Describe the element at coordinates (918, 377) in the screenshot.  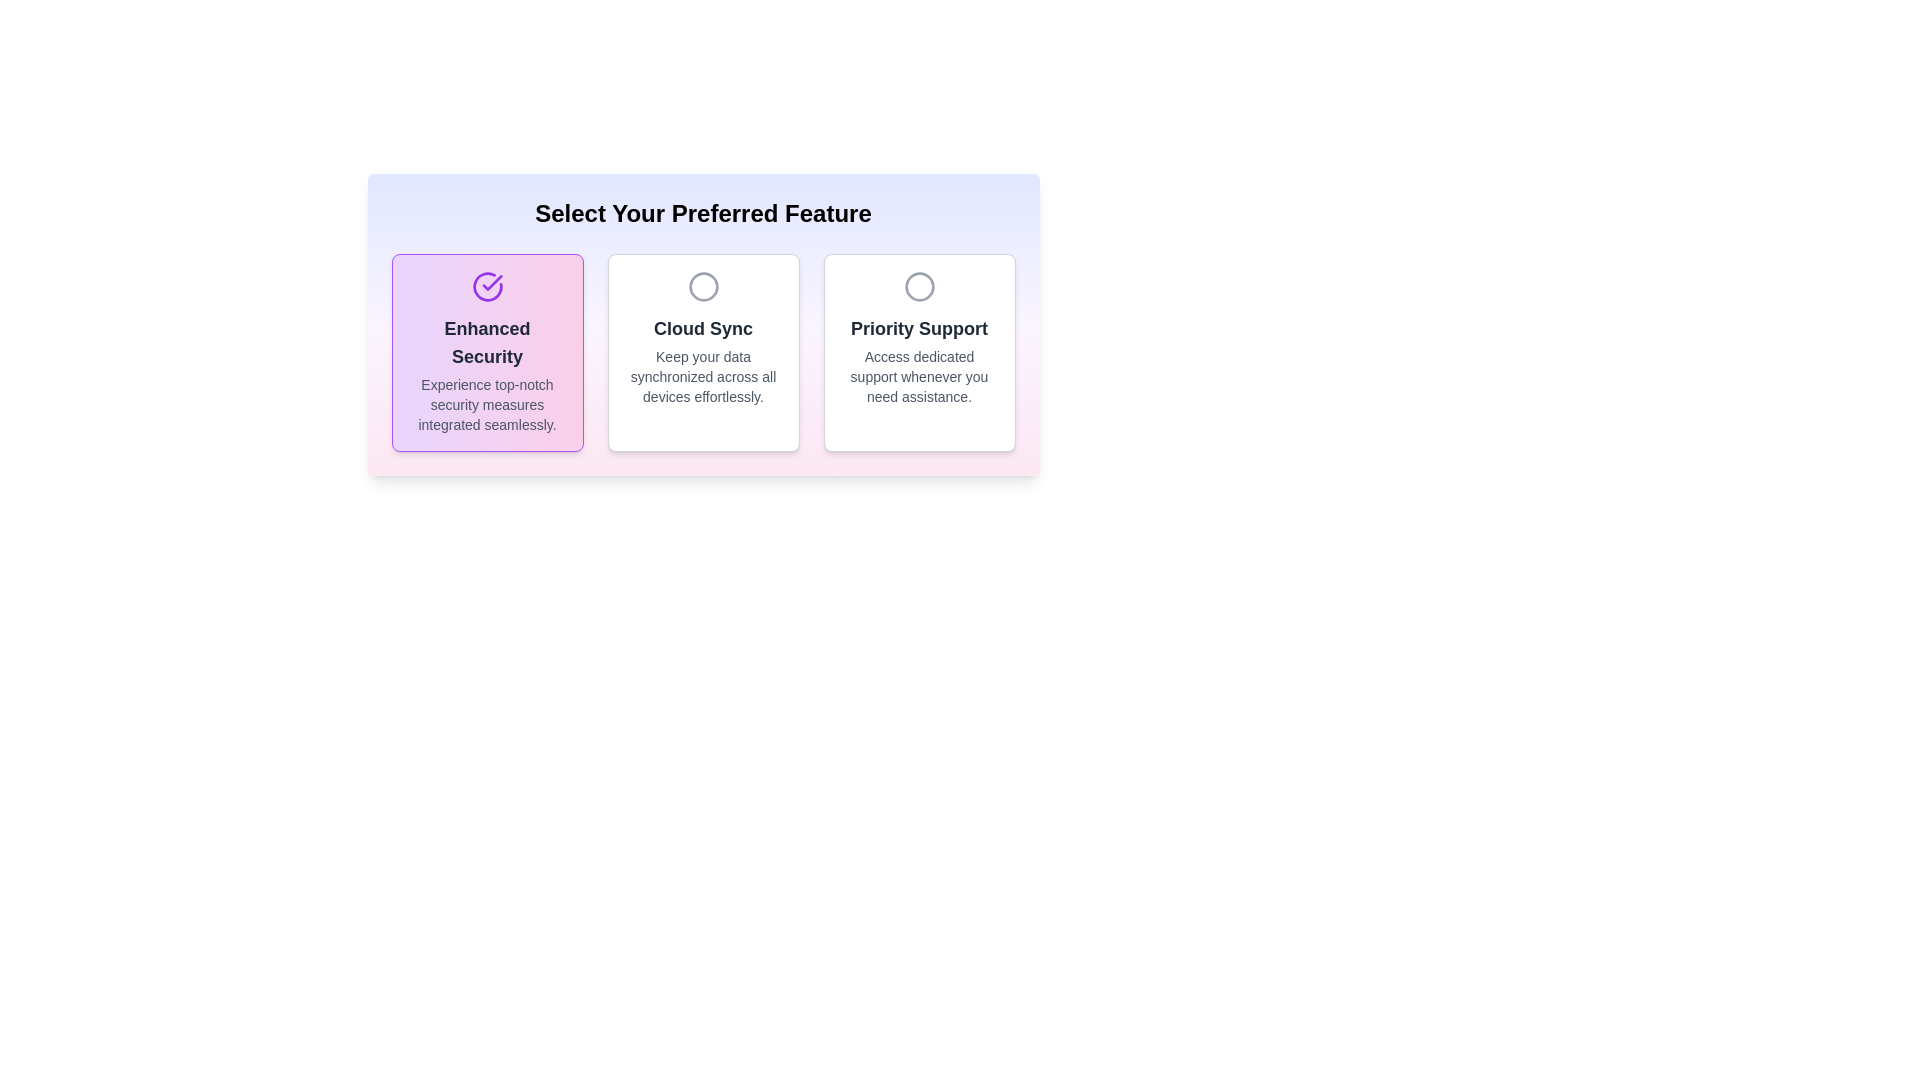
I see `the text snippet that reads "Access dedicated support whenever you need assistance." located at the bottom center of the "Priority Support" box` at that location.